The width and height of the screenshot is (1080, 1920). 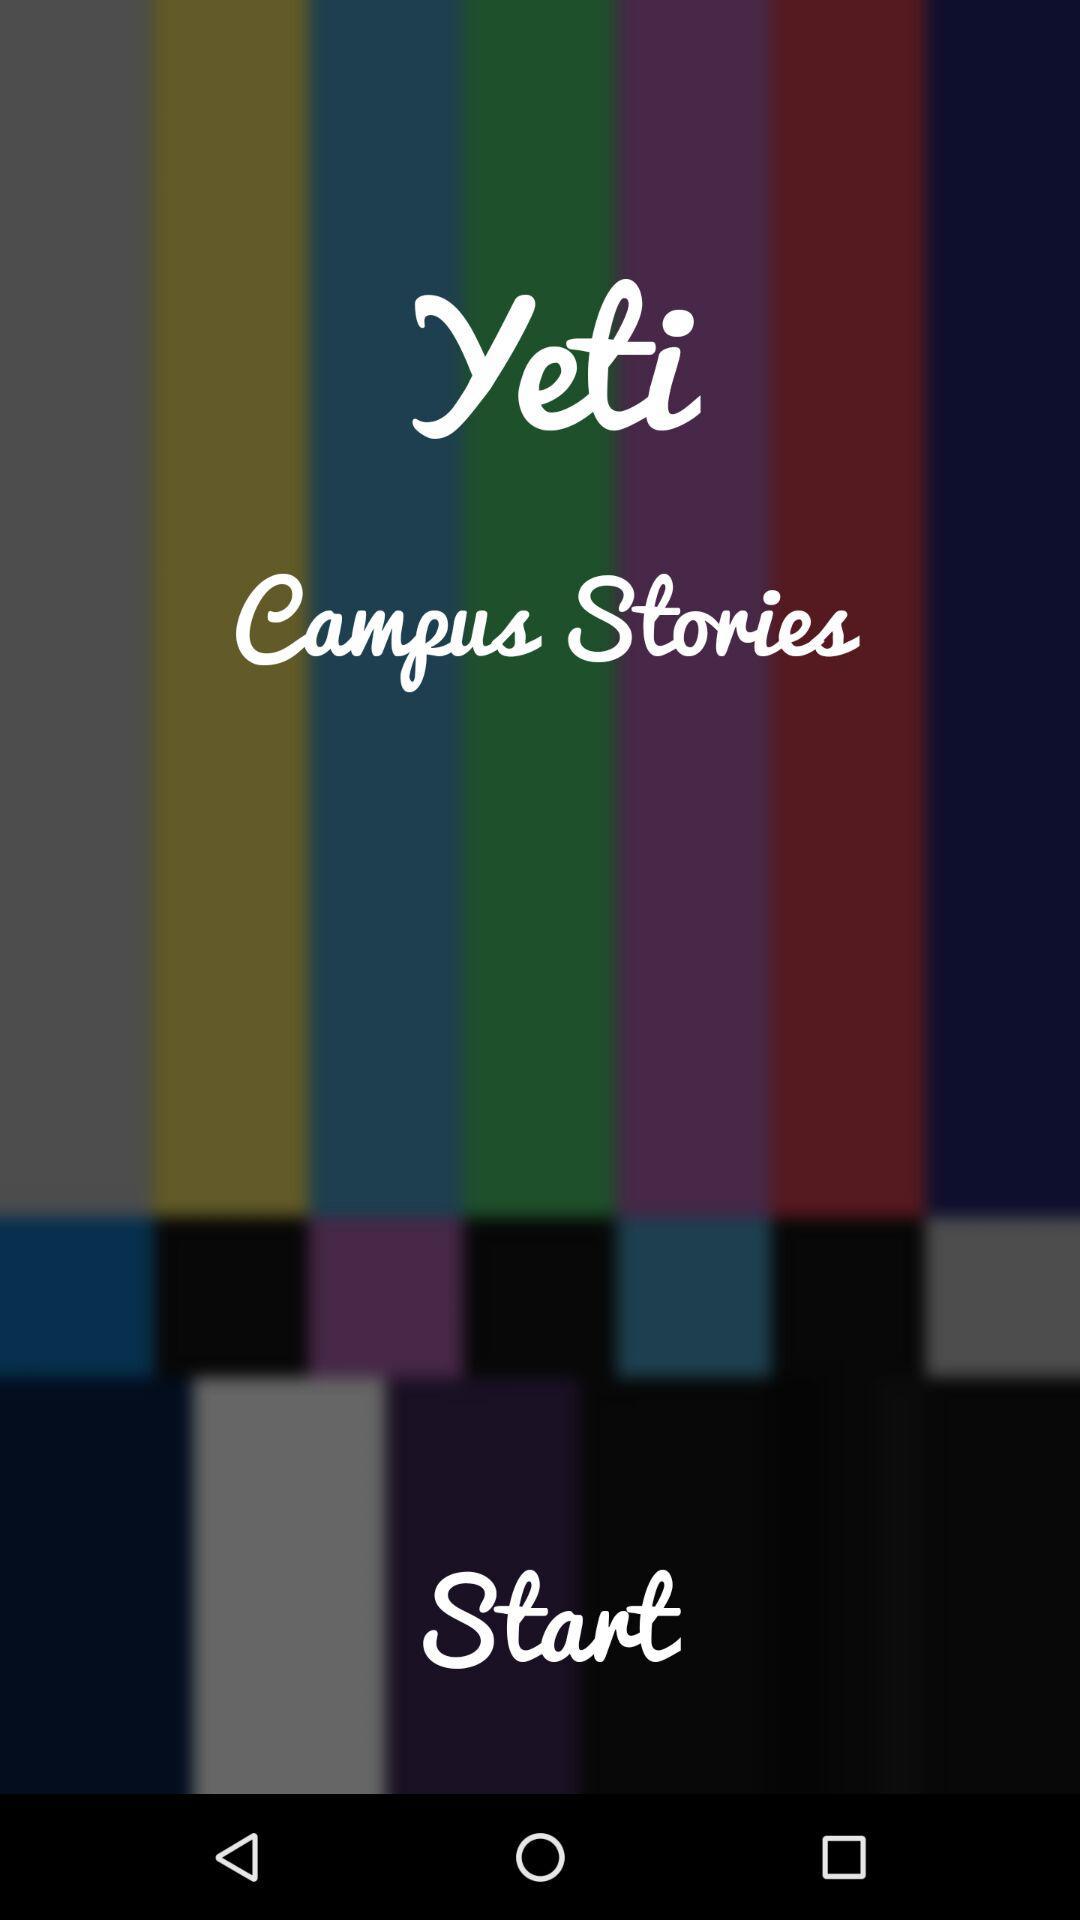 I want to click on app at the bottom, so click(x=540, y=1660).